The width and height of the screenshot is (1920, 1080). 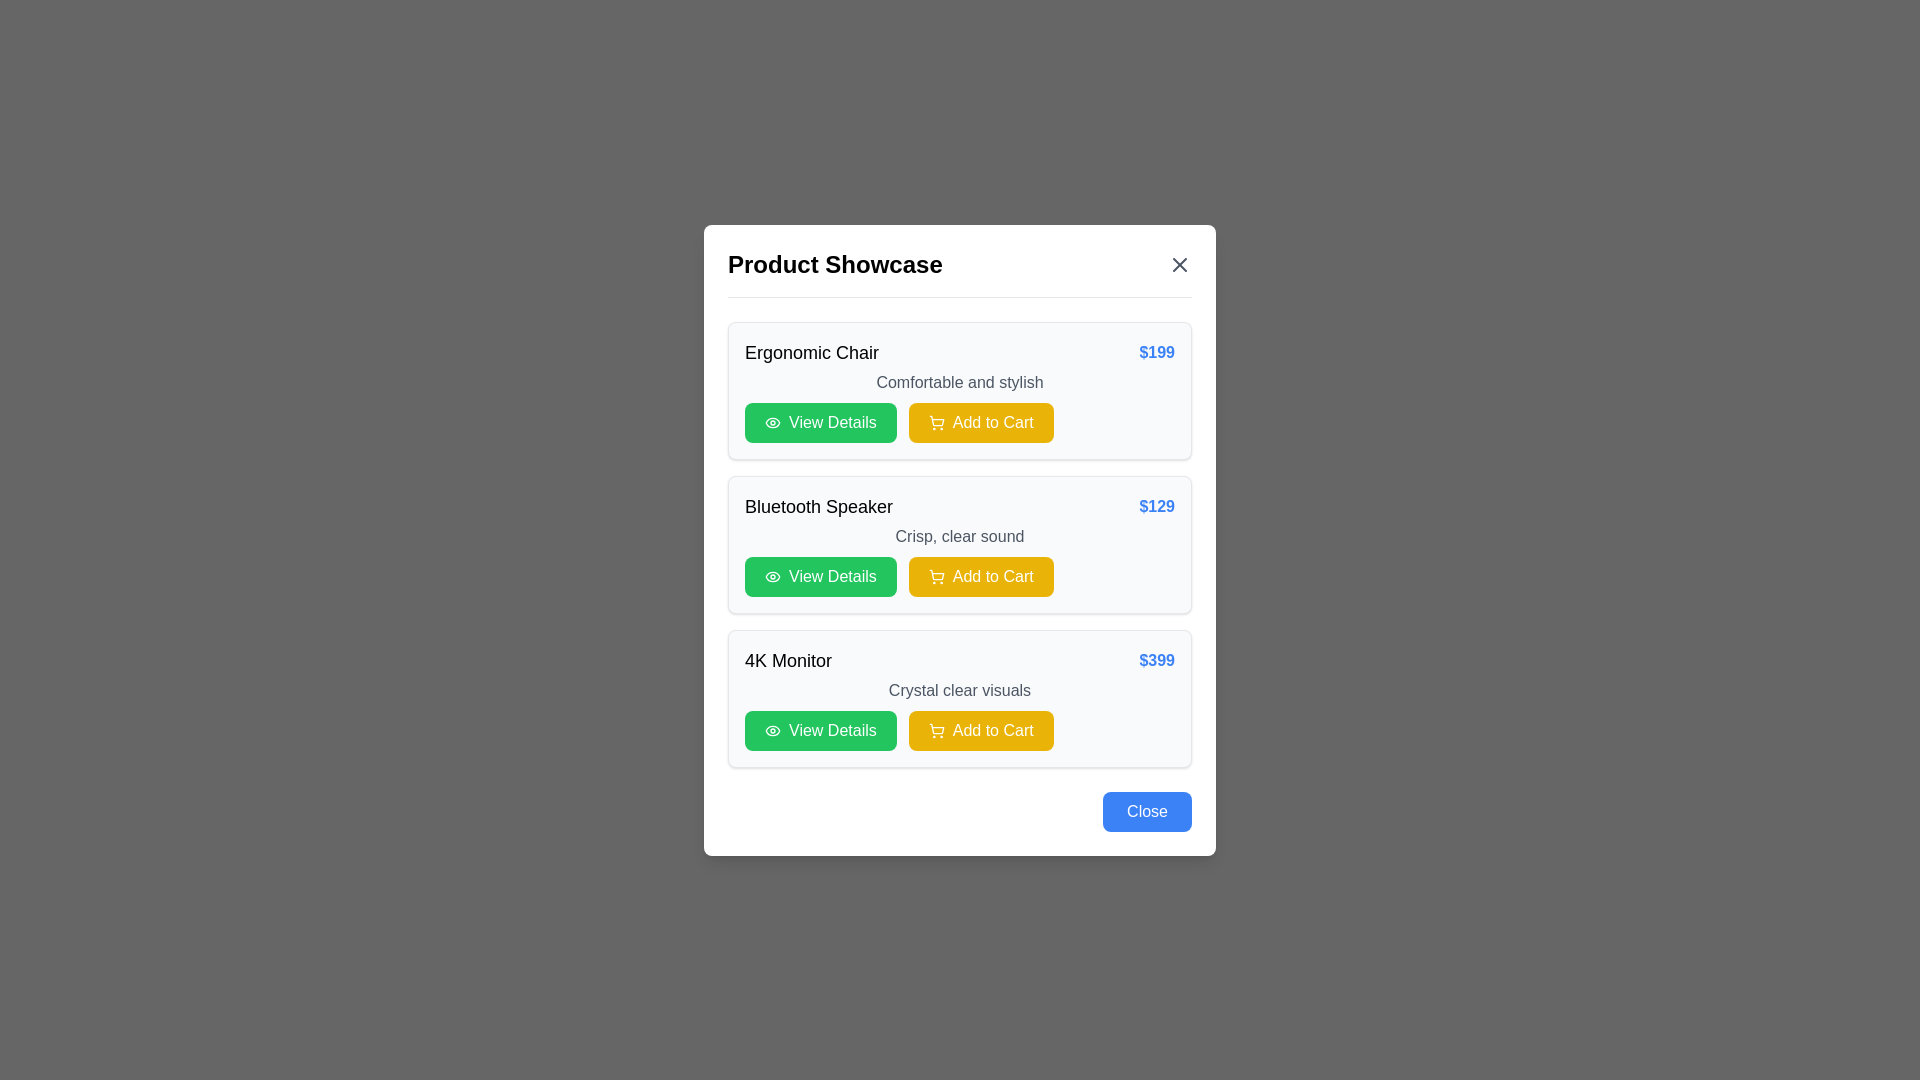 What do you see at coordinates (820, 730) in the screenshot?
I see `the green rectangular button labeled 'View Details' with an eye icon, located to the left of the 'Add to Cart' button in the 'Product Showcase' section` at bounding box center [820, 730].